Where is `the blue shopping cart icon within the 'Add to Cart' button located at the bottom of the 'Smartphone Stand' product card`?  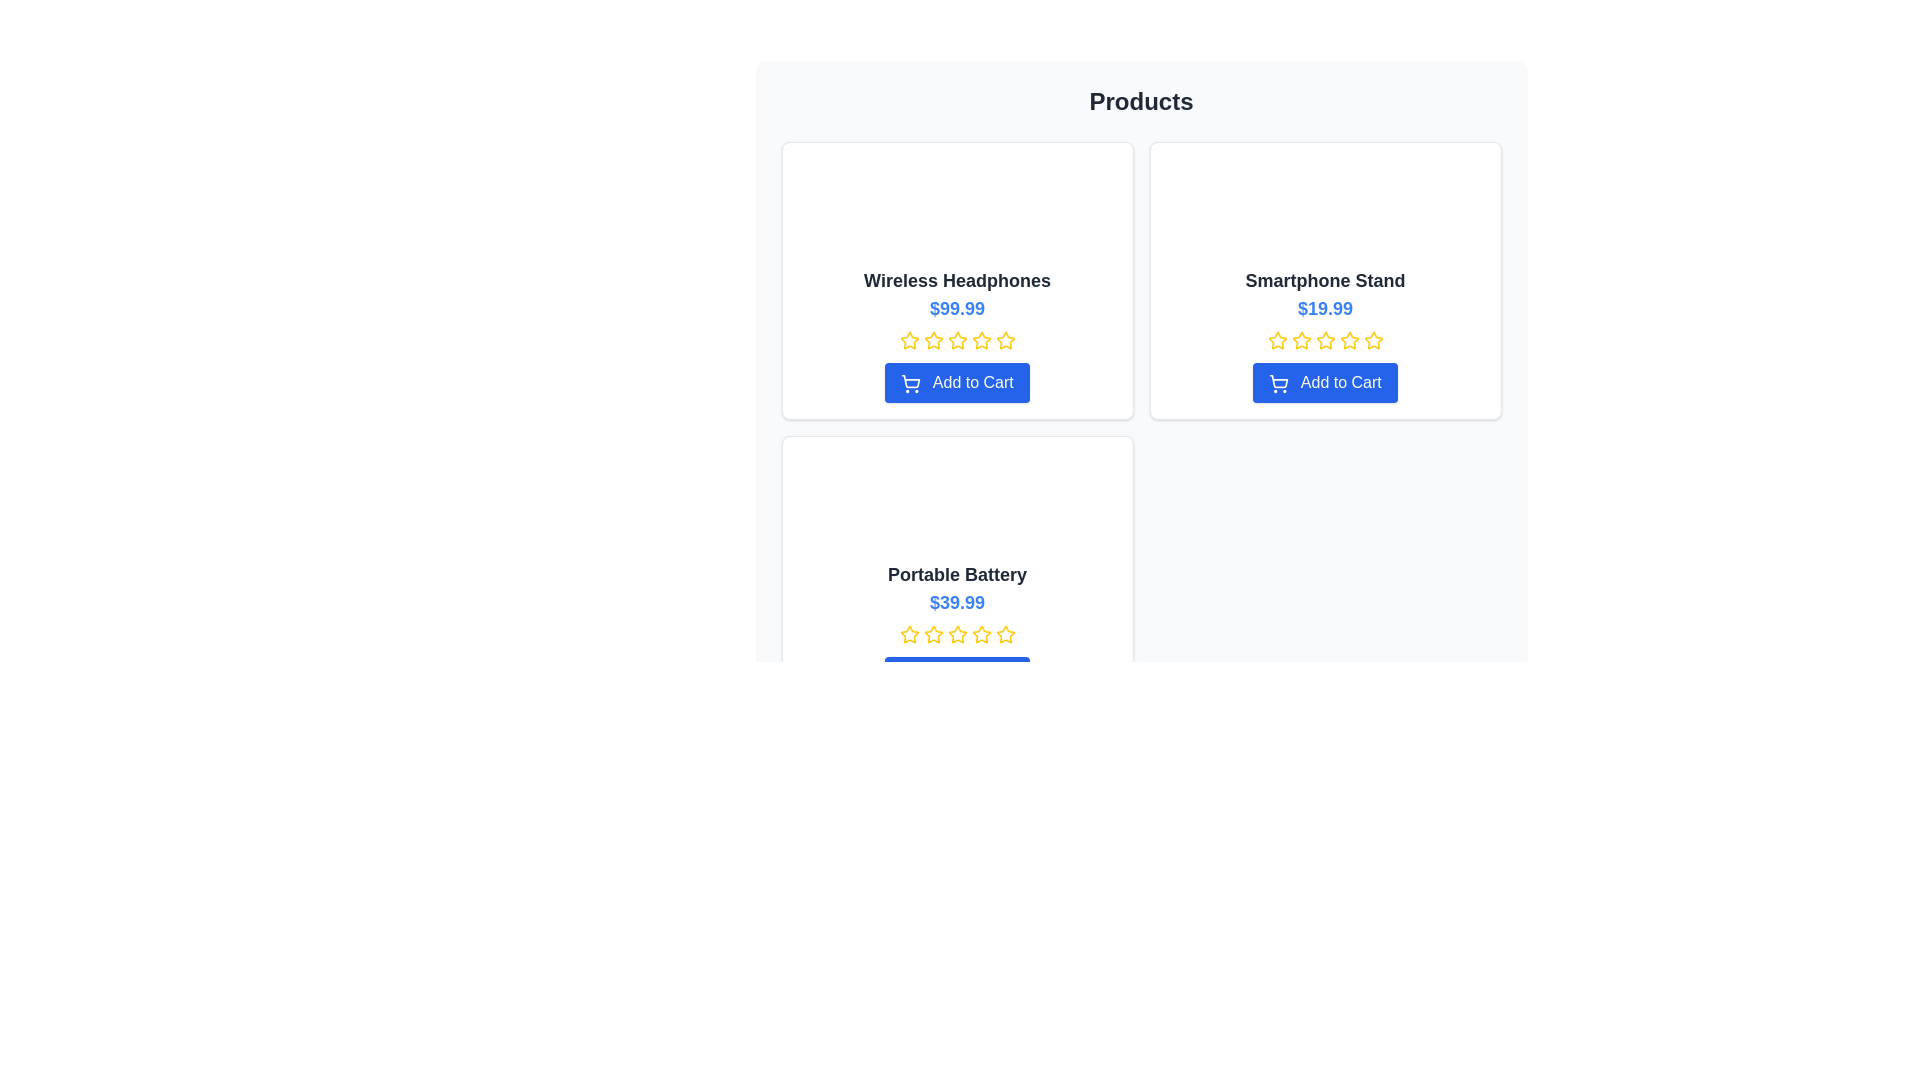 the blue shopping cart icon within the 'Add to Cart' button located at the bottom of the 'Smartphone Stand' product card is located at coordinates (1278, 381).